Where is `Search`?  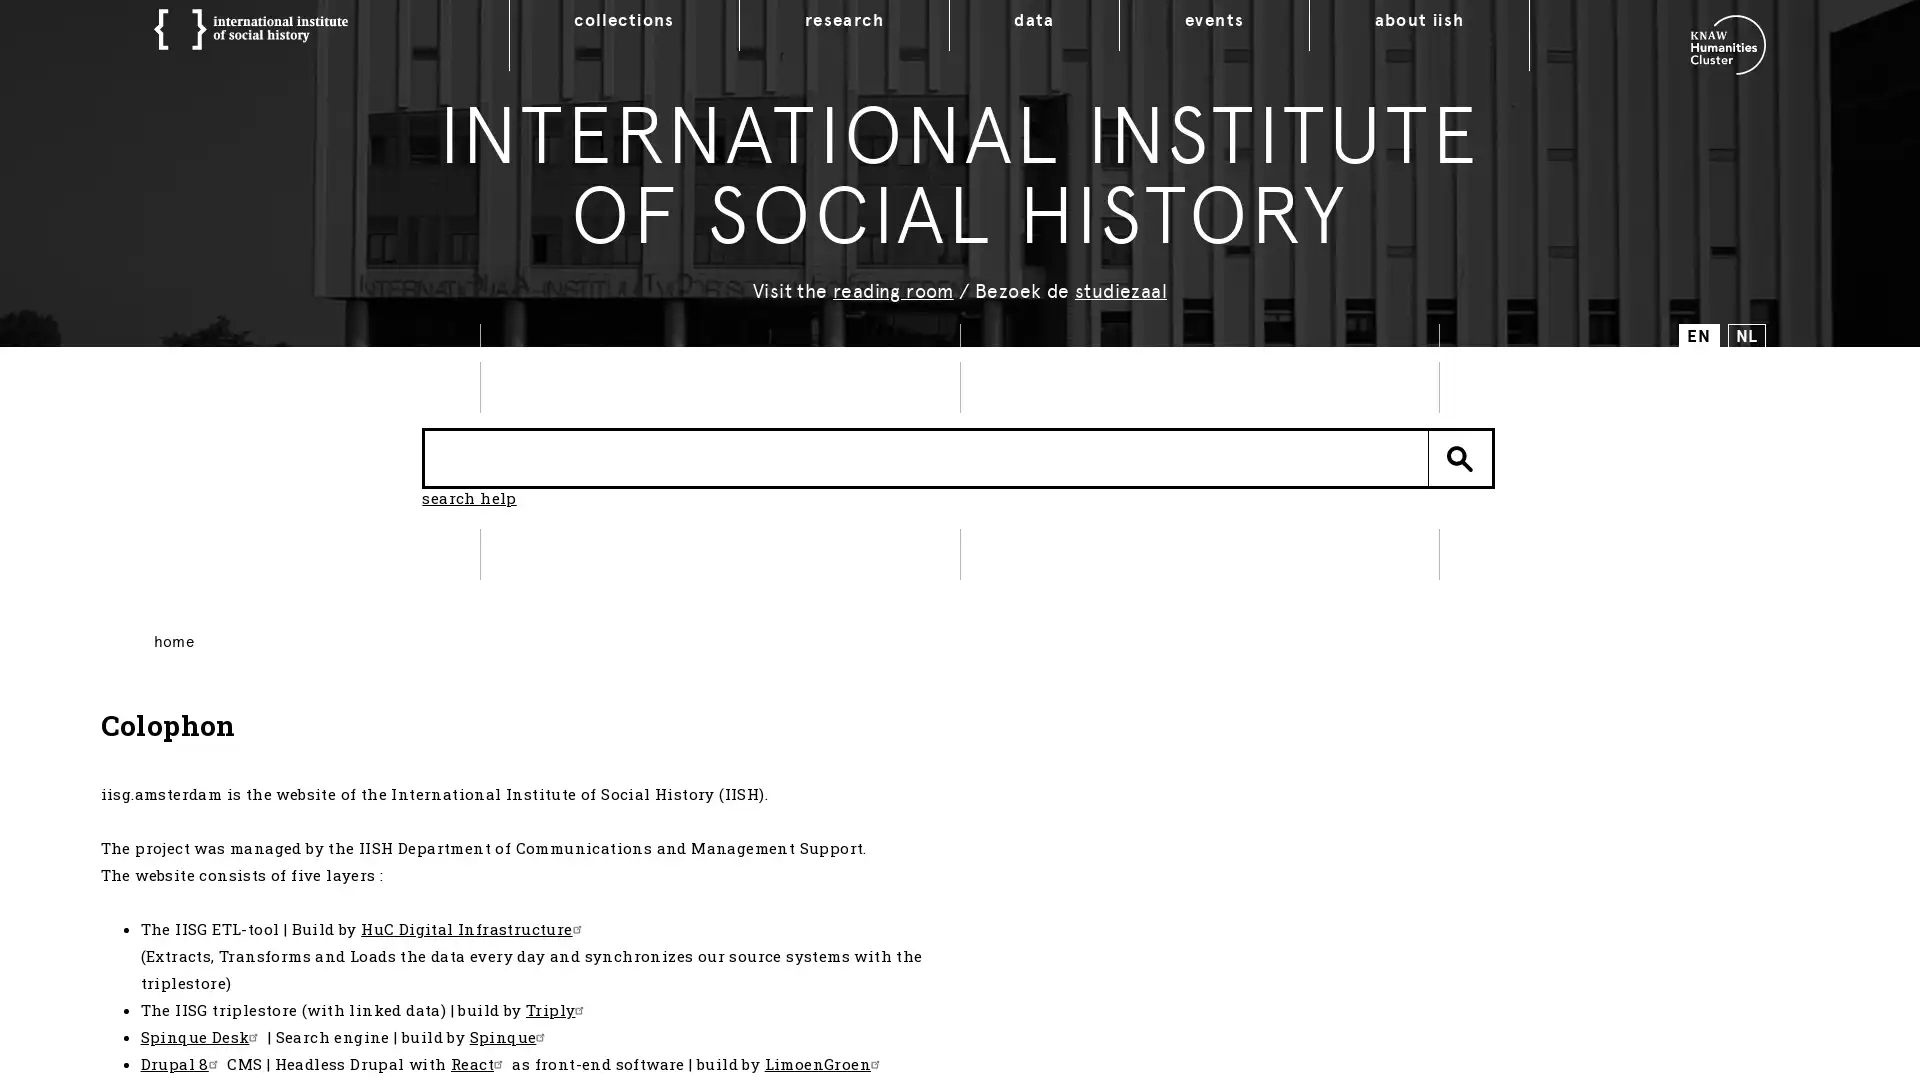 Search is located at coordinates (1460, 466).